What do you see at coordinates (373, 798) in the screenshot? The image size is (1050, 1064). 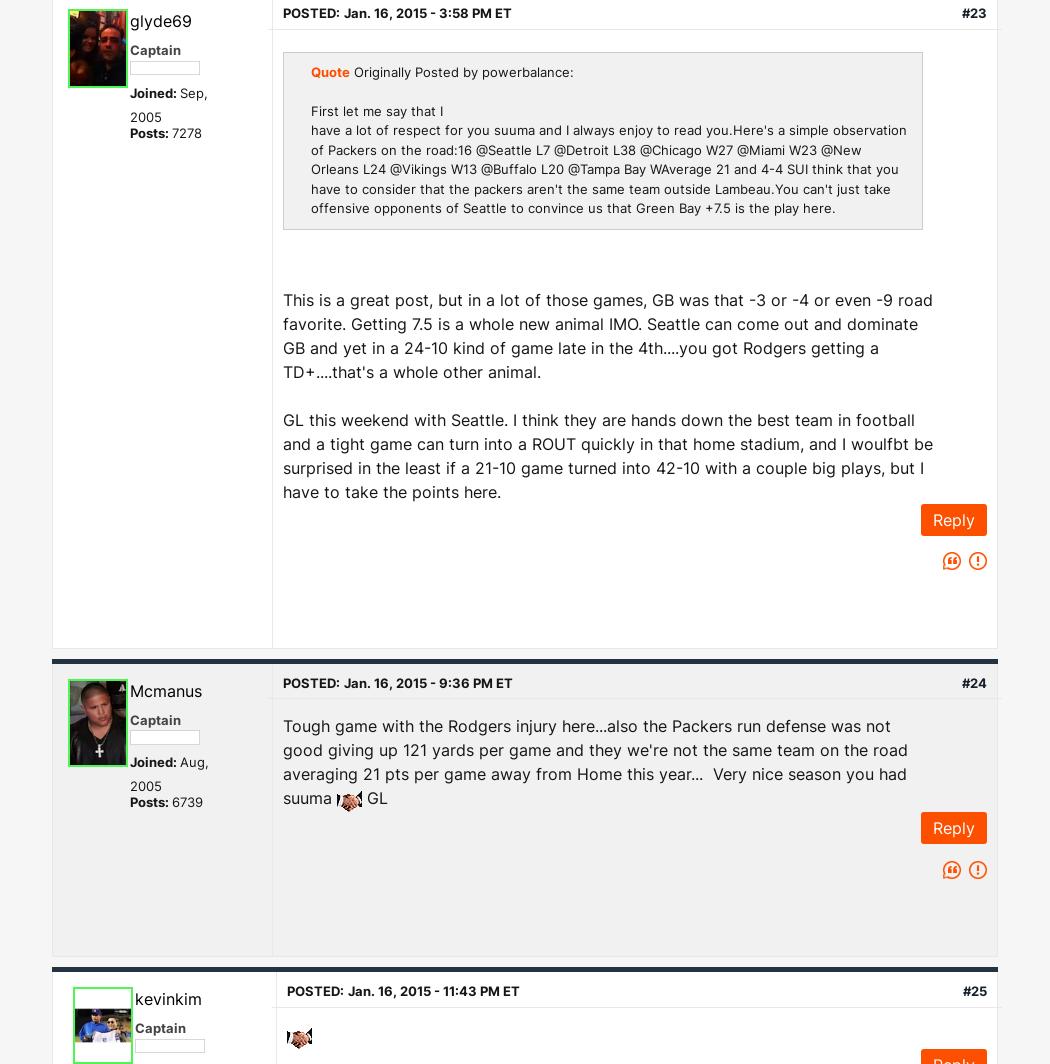 I see `'GL'` at bounding box center [373, 798].